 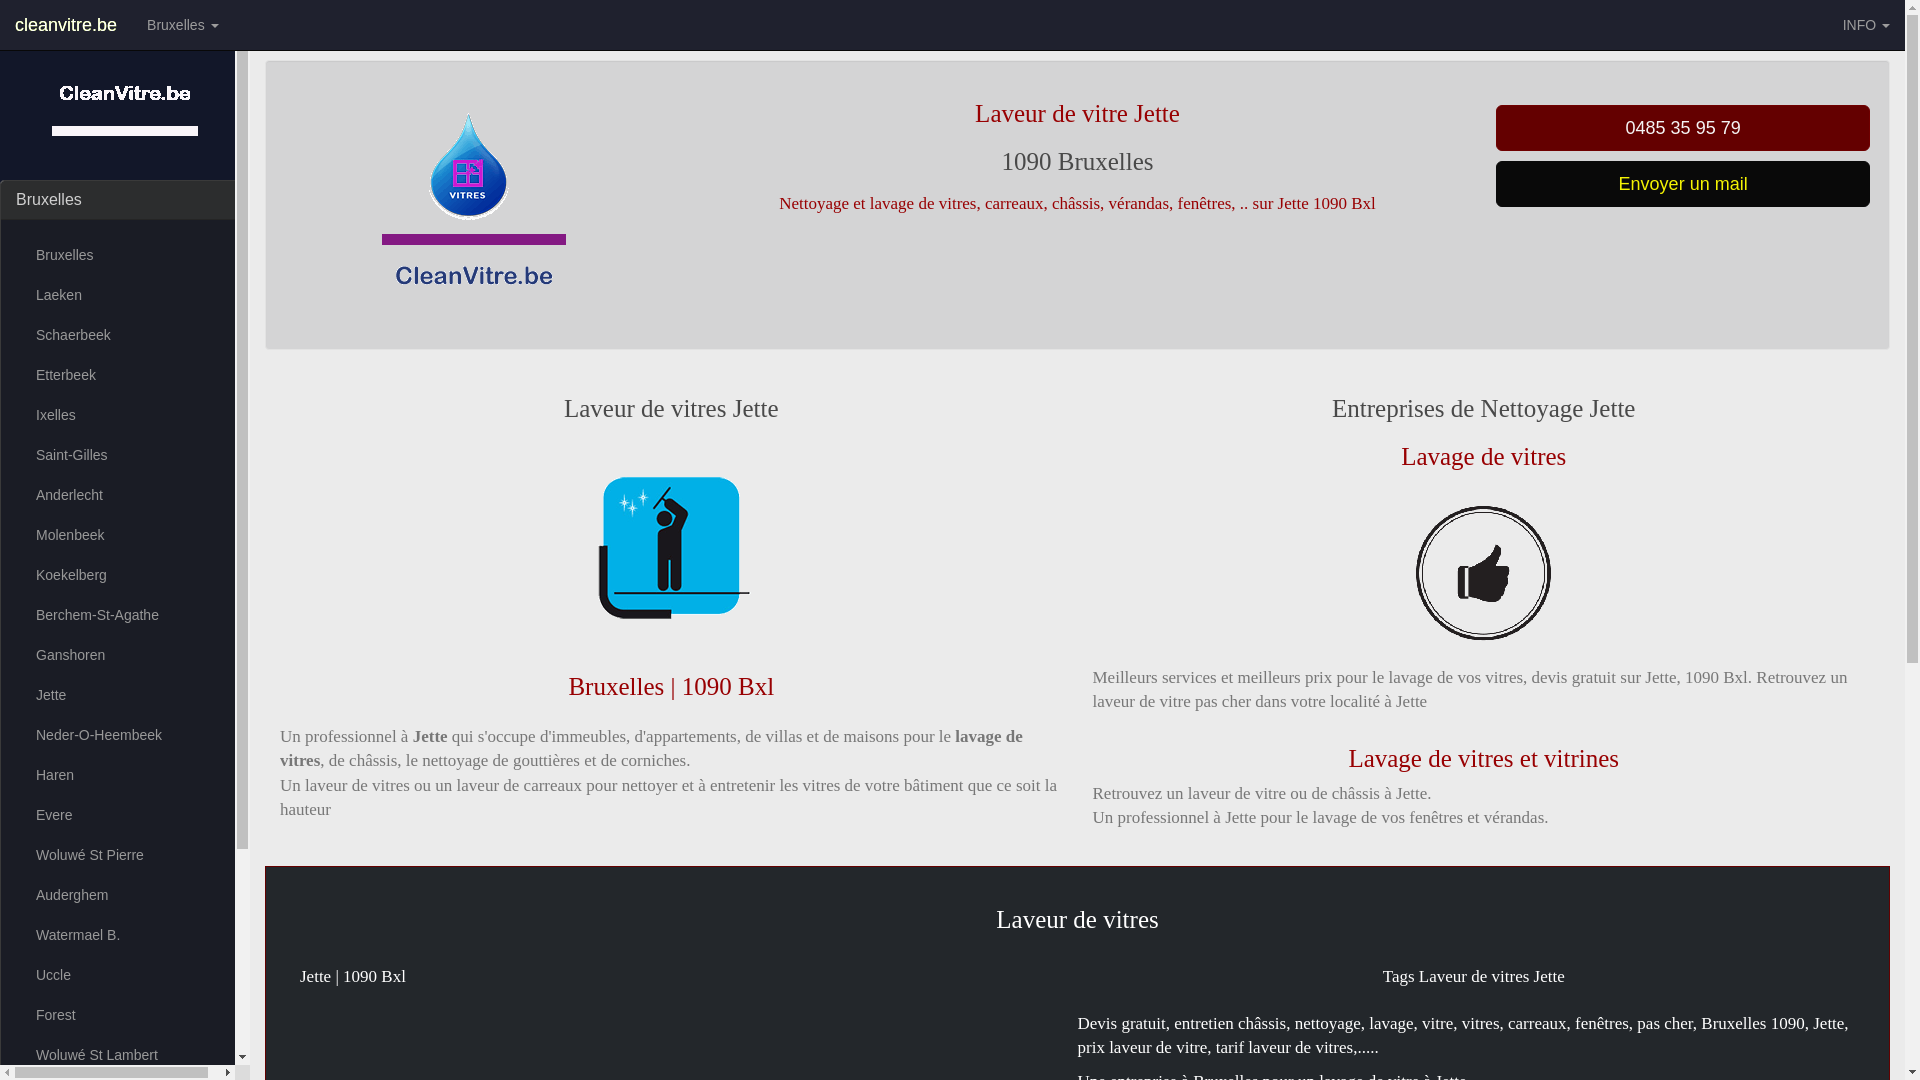 I want to click on 'cleanvitre.be', so click(x=66, y=24).